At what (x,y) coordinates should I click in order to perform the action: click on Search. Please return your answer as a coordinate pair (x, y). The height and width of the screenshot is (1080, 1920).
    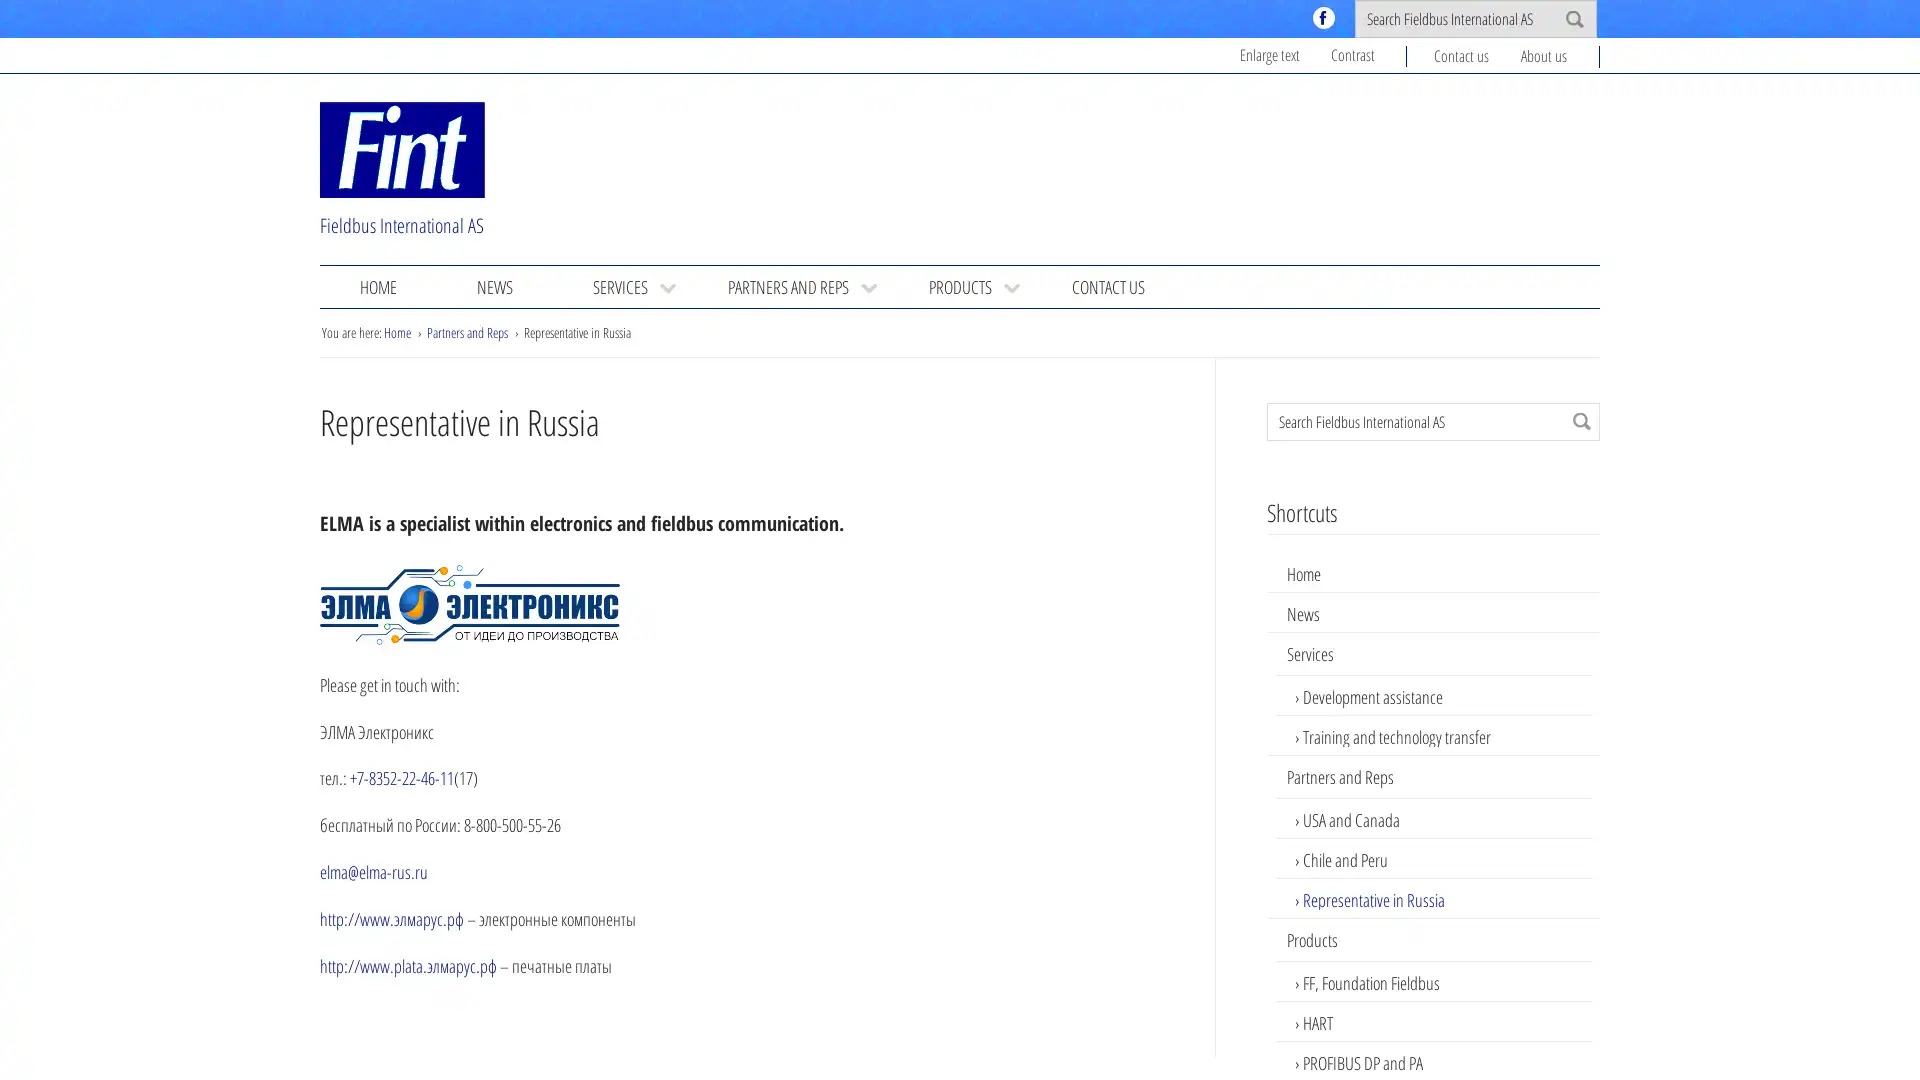
    Looking at the image, I should click on (1581, 419).